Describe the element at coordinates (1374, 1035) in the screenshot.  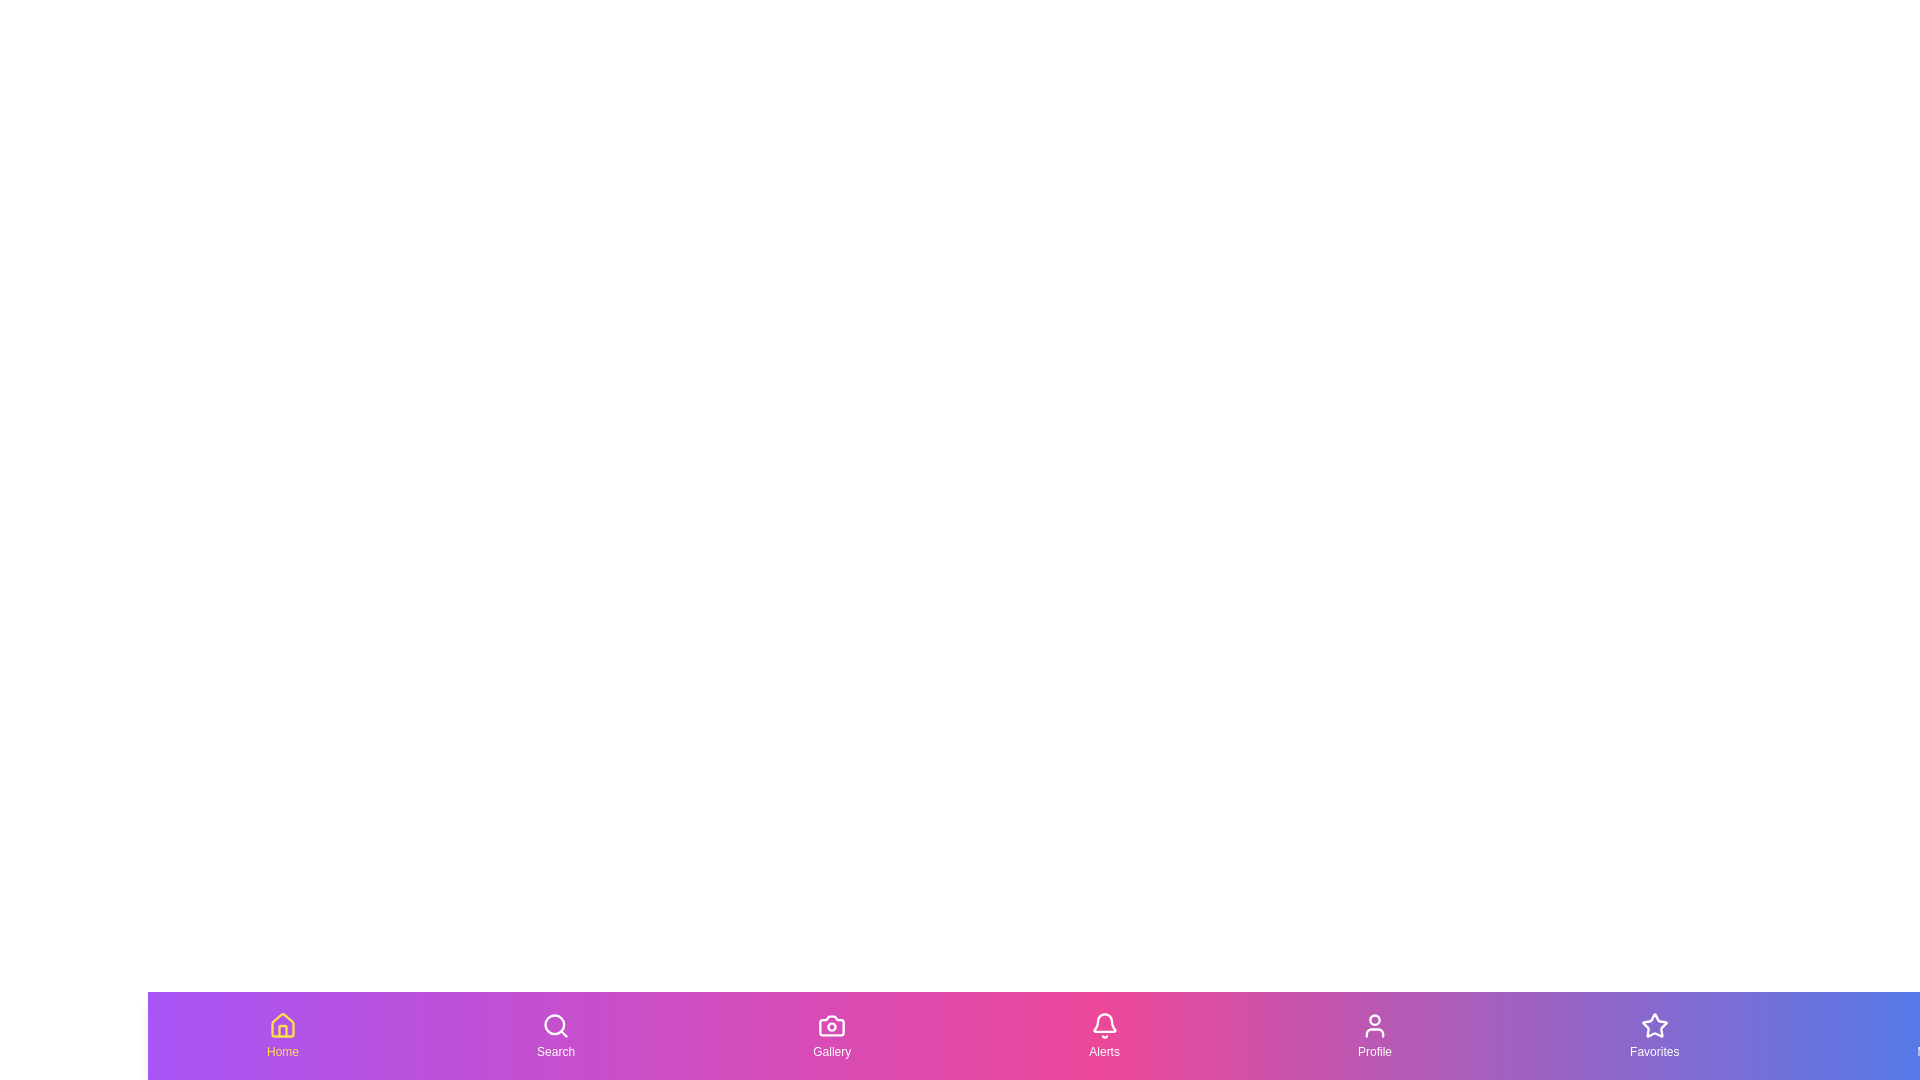
I see `the button labeled Profile to observe the hover effect` at that location.